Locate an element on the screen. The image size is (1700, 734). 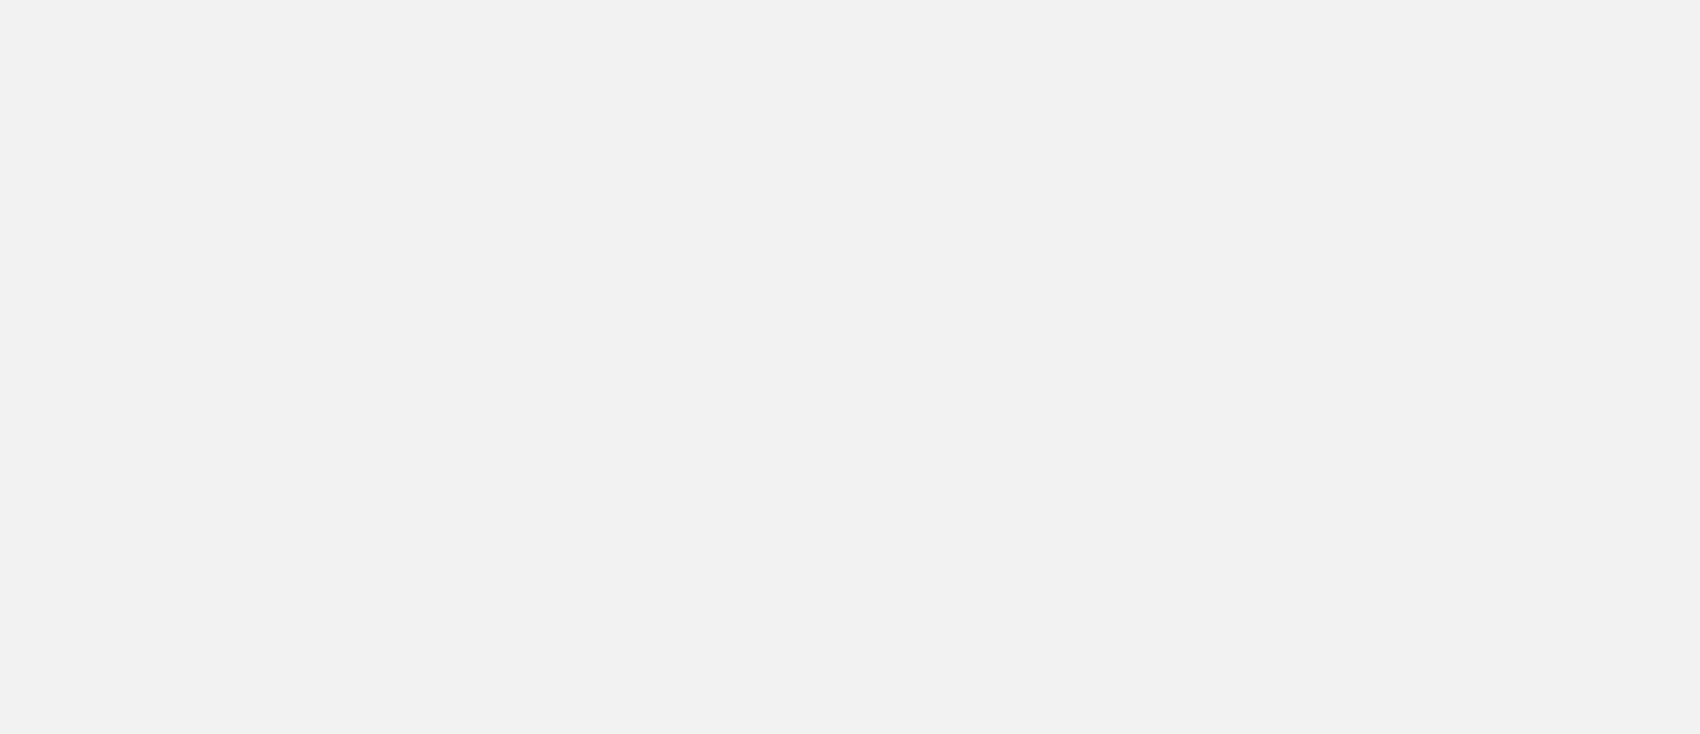
'Required fields are marked' is located at coordinates (723, 464).